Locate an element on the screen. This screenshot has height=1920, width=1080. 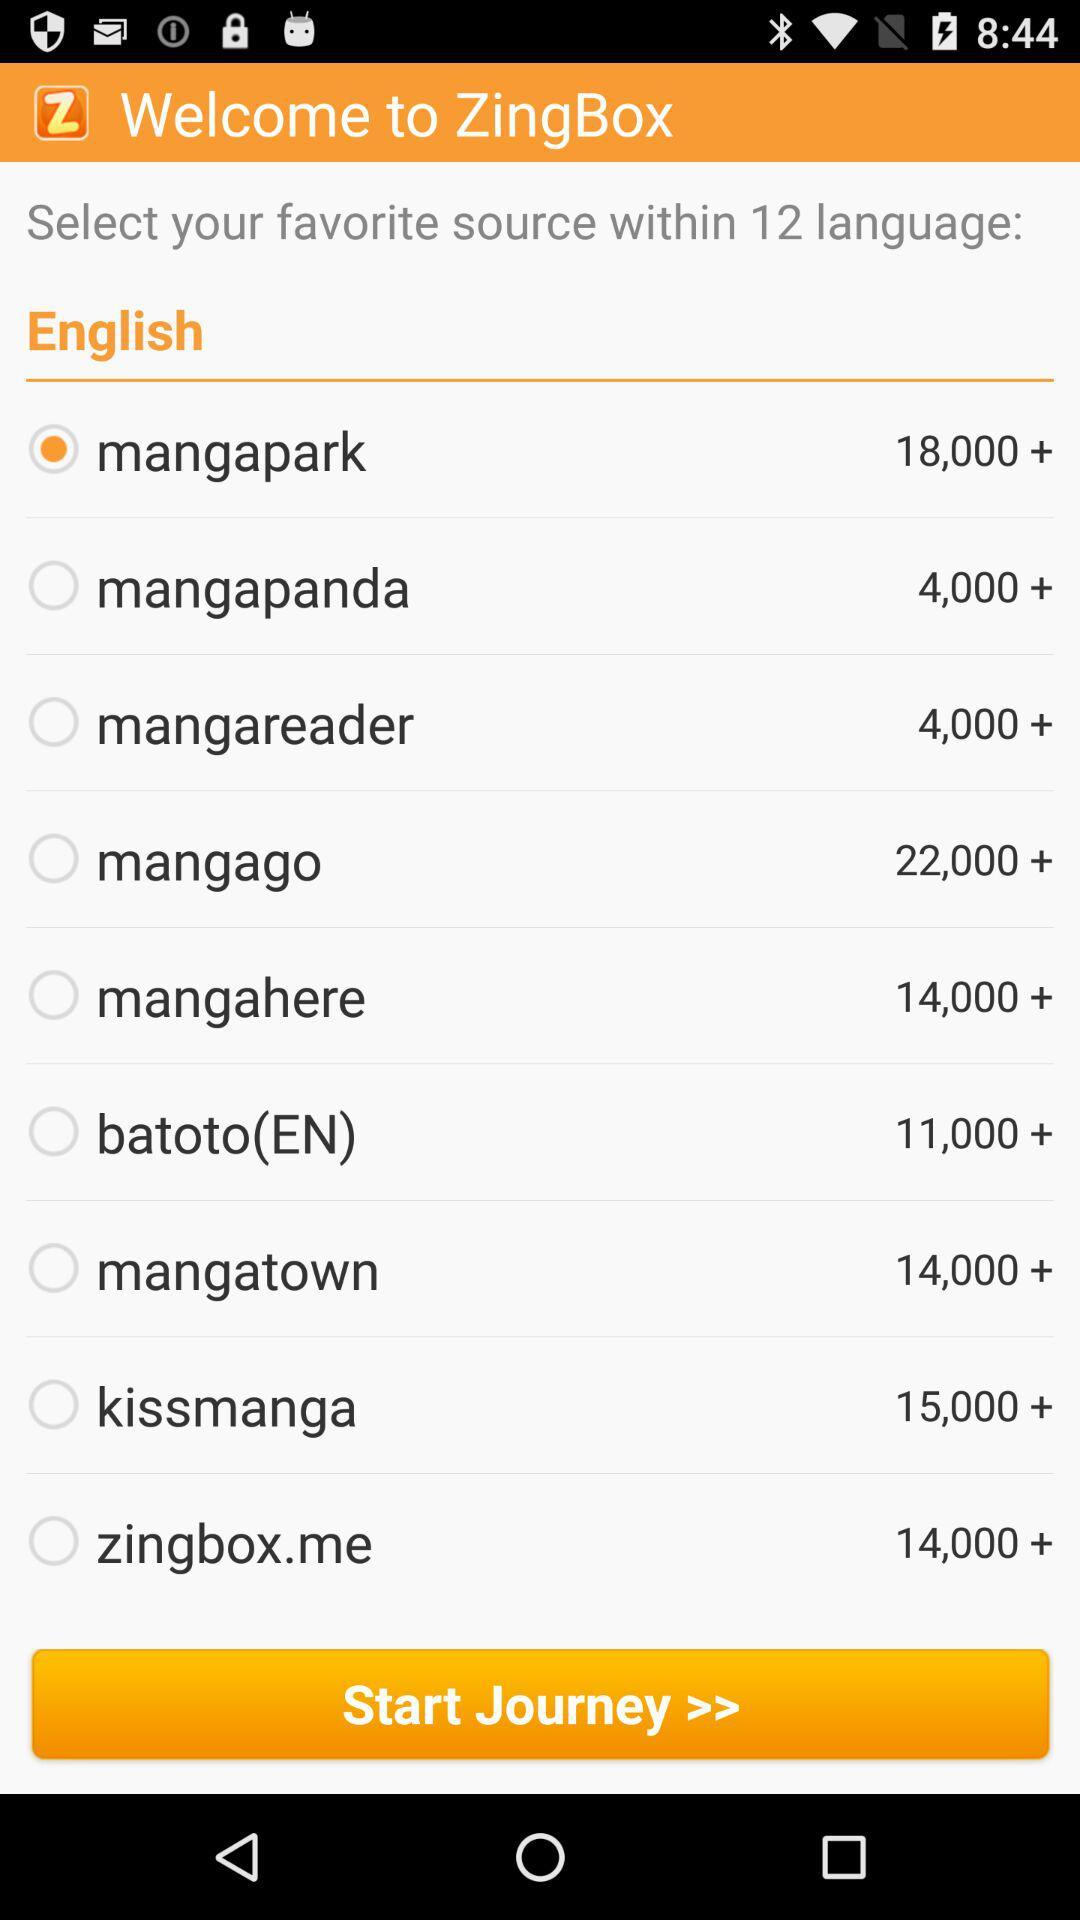
tap on the button start journey present at the bottom of the page is located at coordinates (540, 1707).